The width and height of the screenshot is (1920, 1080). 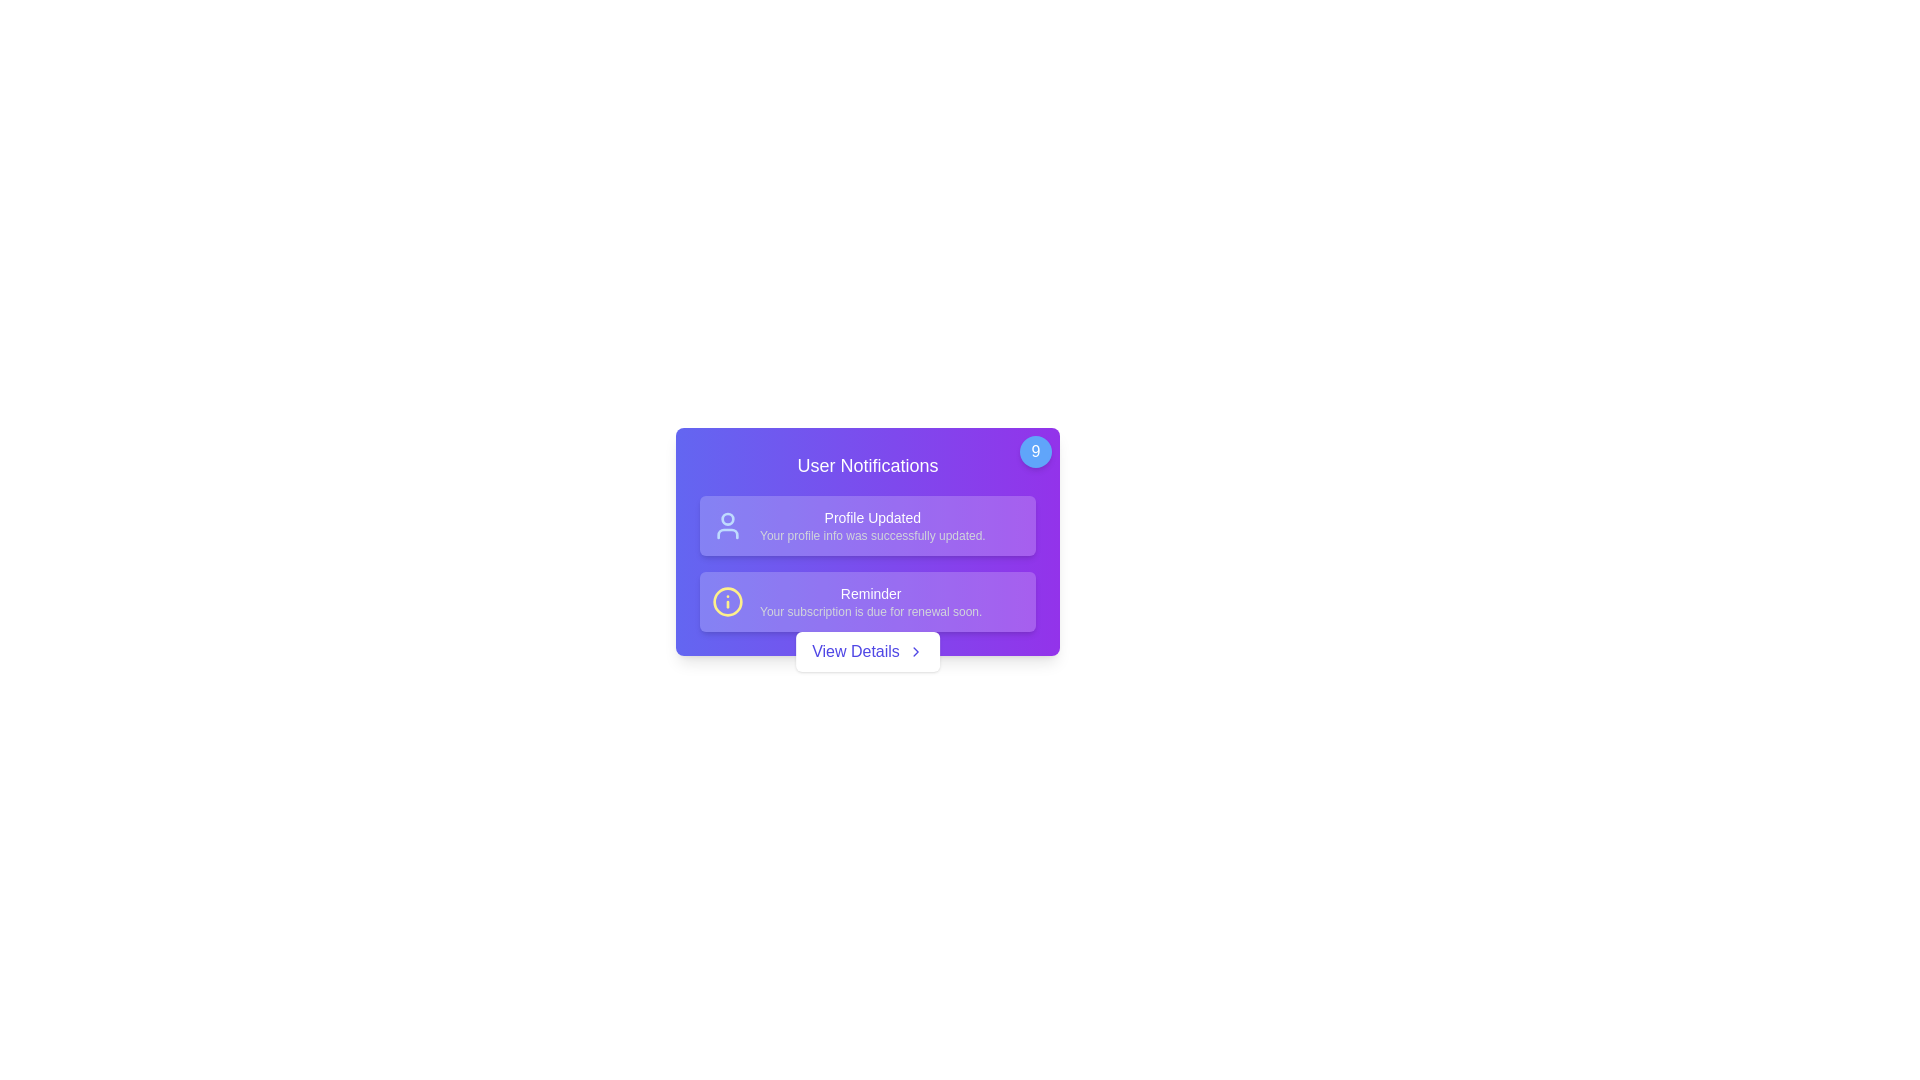 I want to click on the central circular component of the reminder informational icon located in the notification card, so click(x=727, y=600).